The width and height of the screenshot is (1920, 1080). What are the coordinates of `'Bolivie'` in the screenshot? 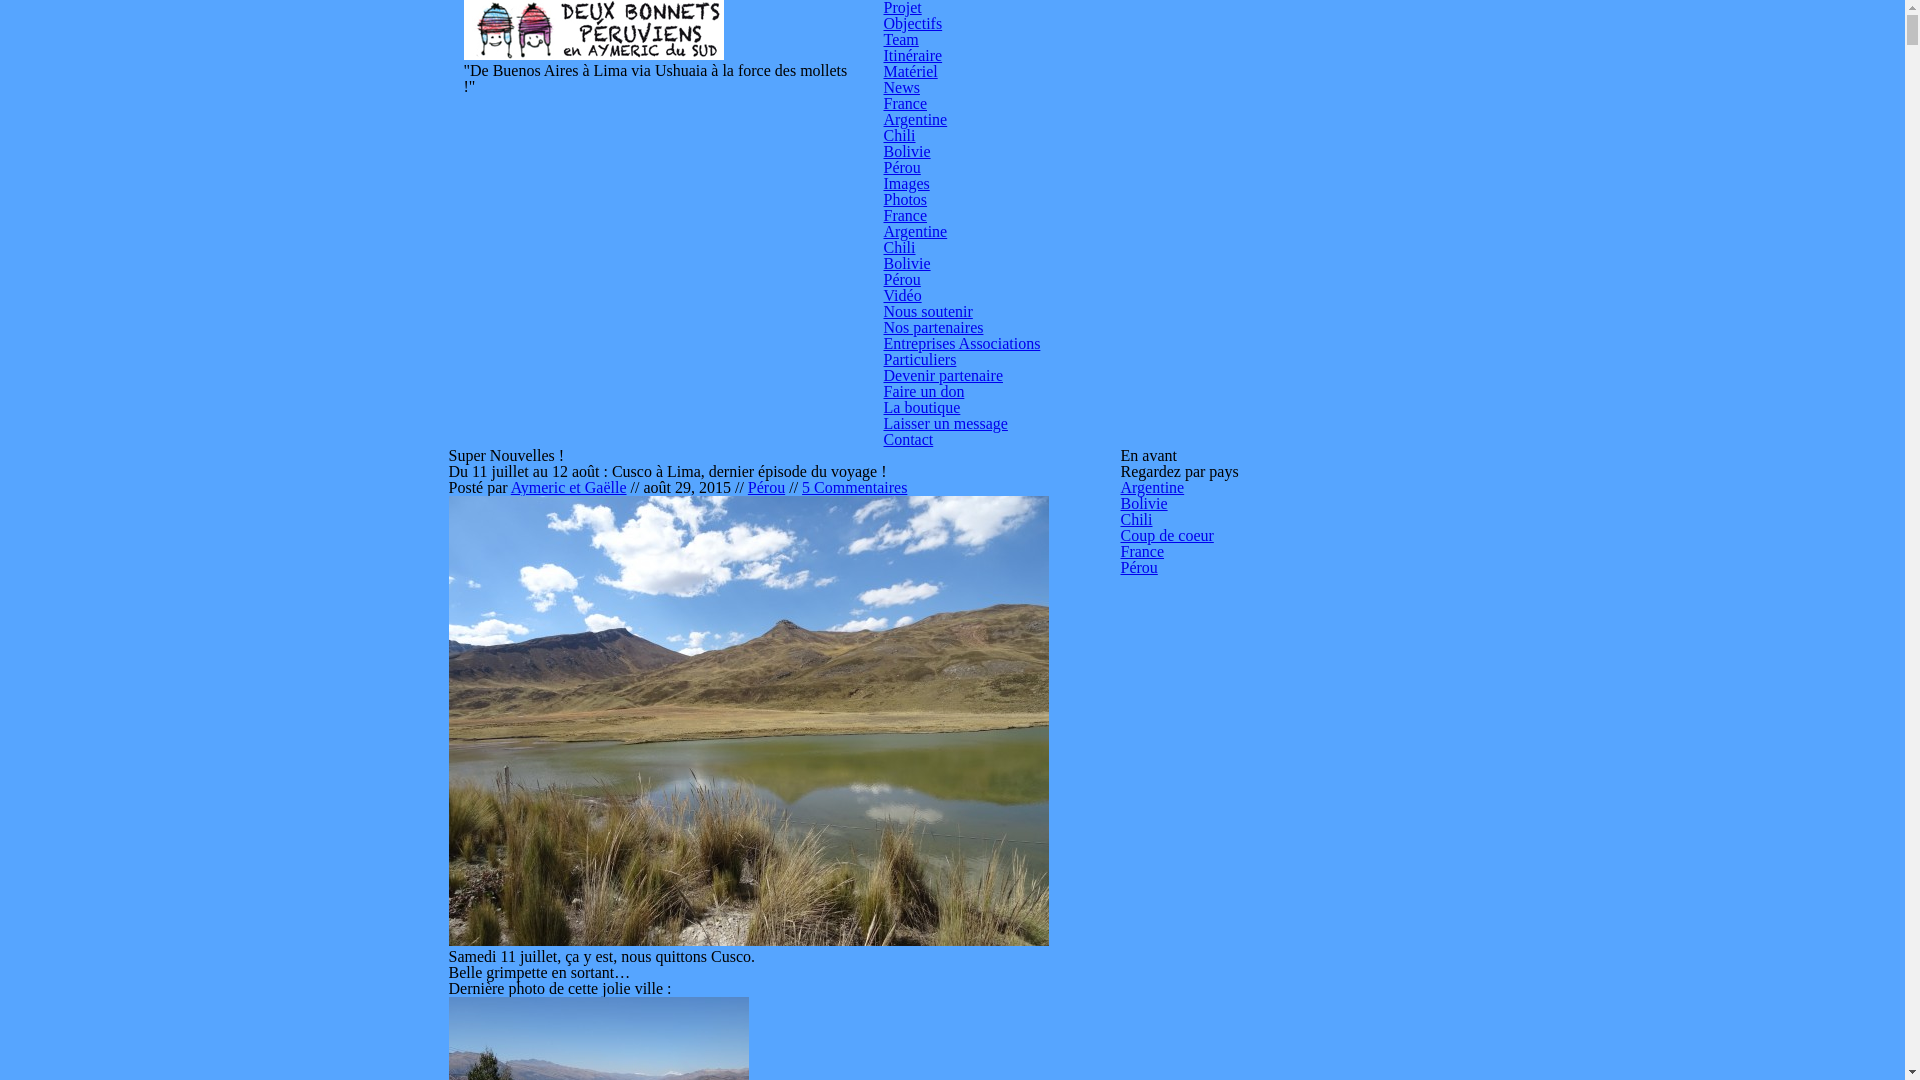 It's located at (906, 262).